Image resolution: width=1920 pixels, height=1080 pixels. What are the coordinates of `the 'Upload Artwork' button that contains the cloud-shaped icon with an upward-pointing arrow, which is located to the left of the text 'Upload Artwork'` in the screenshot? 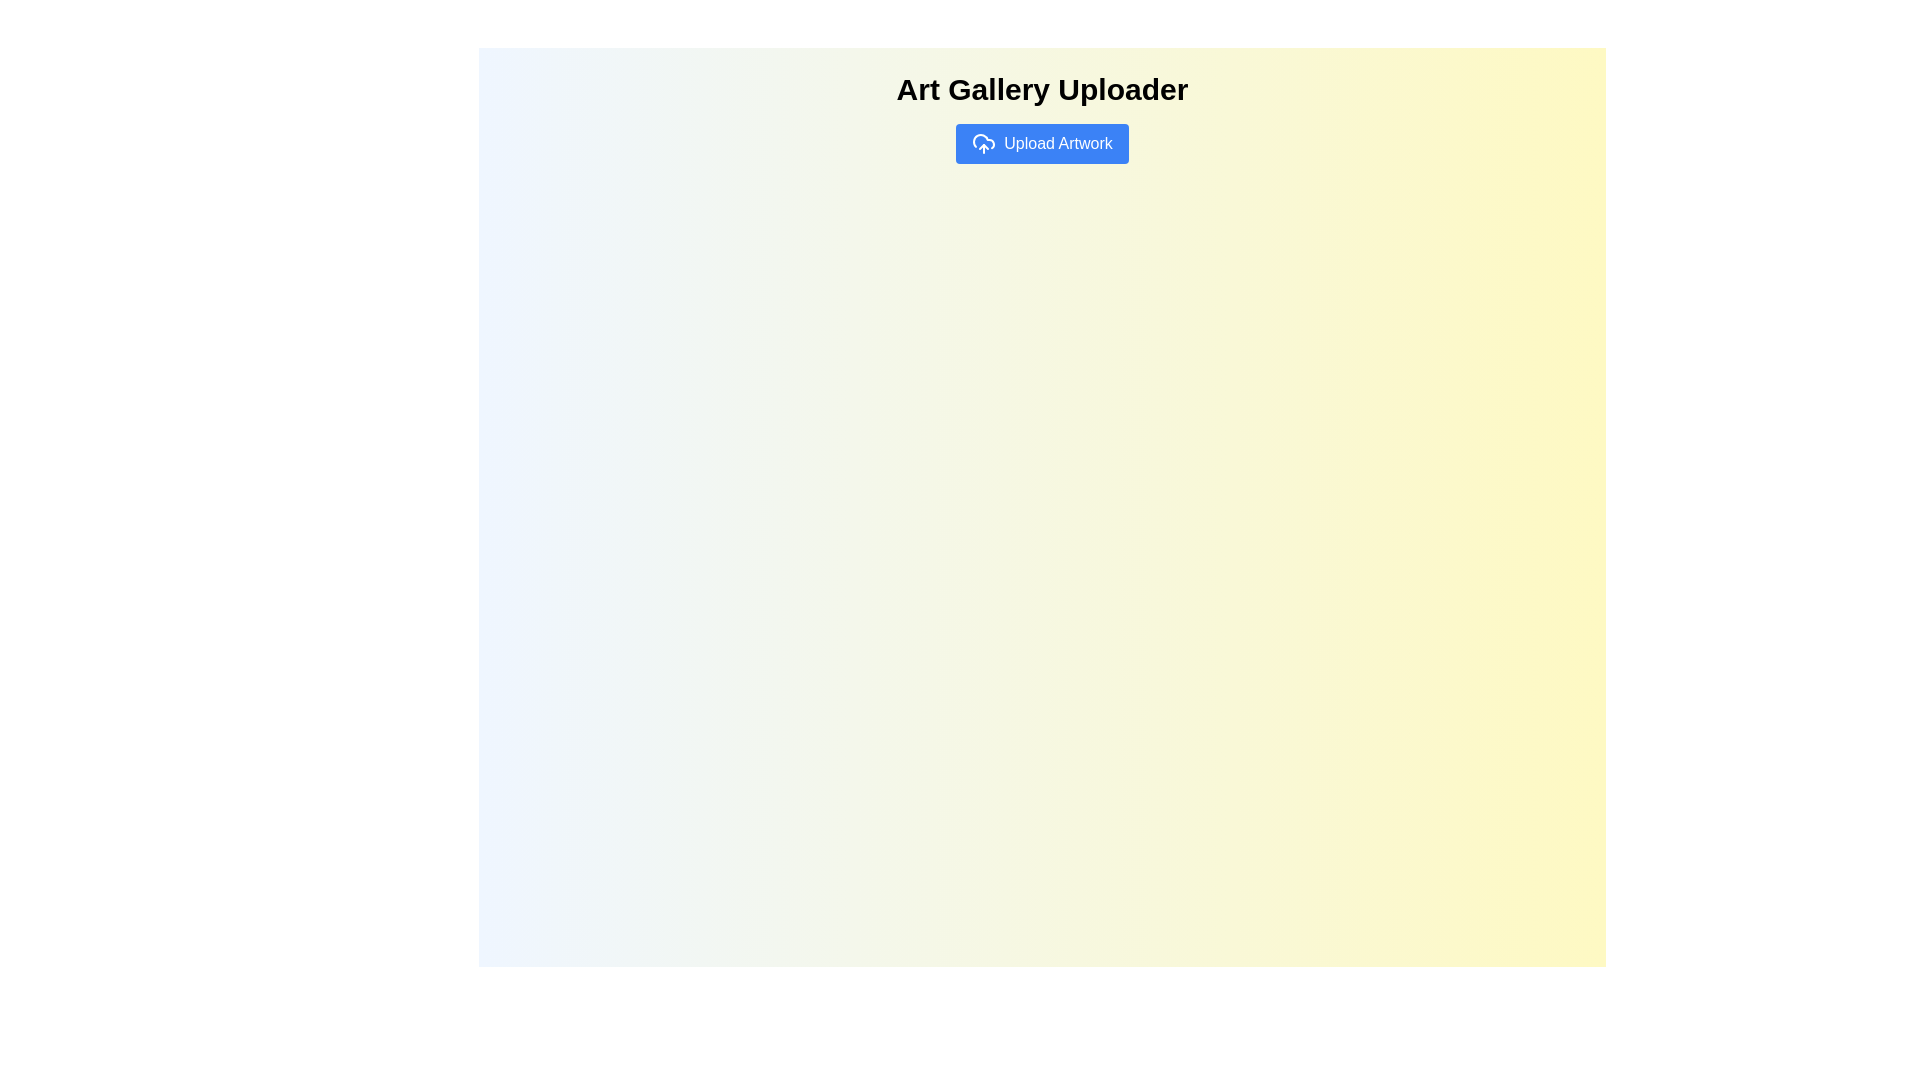 It's located at (984, 142).